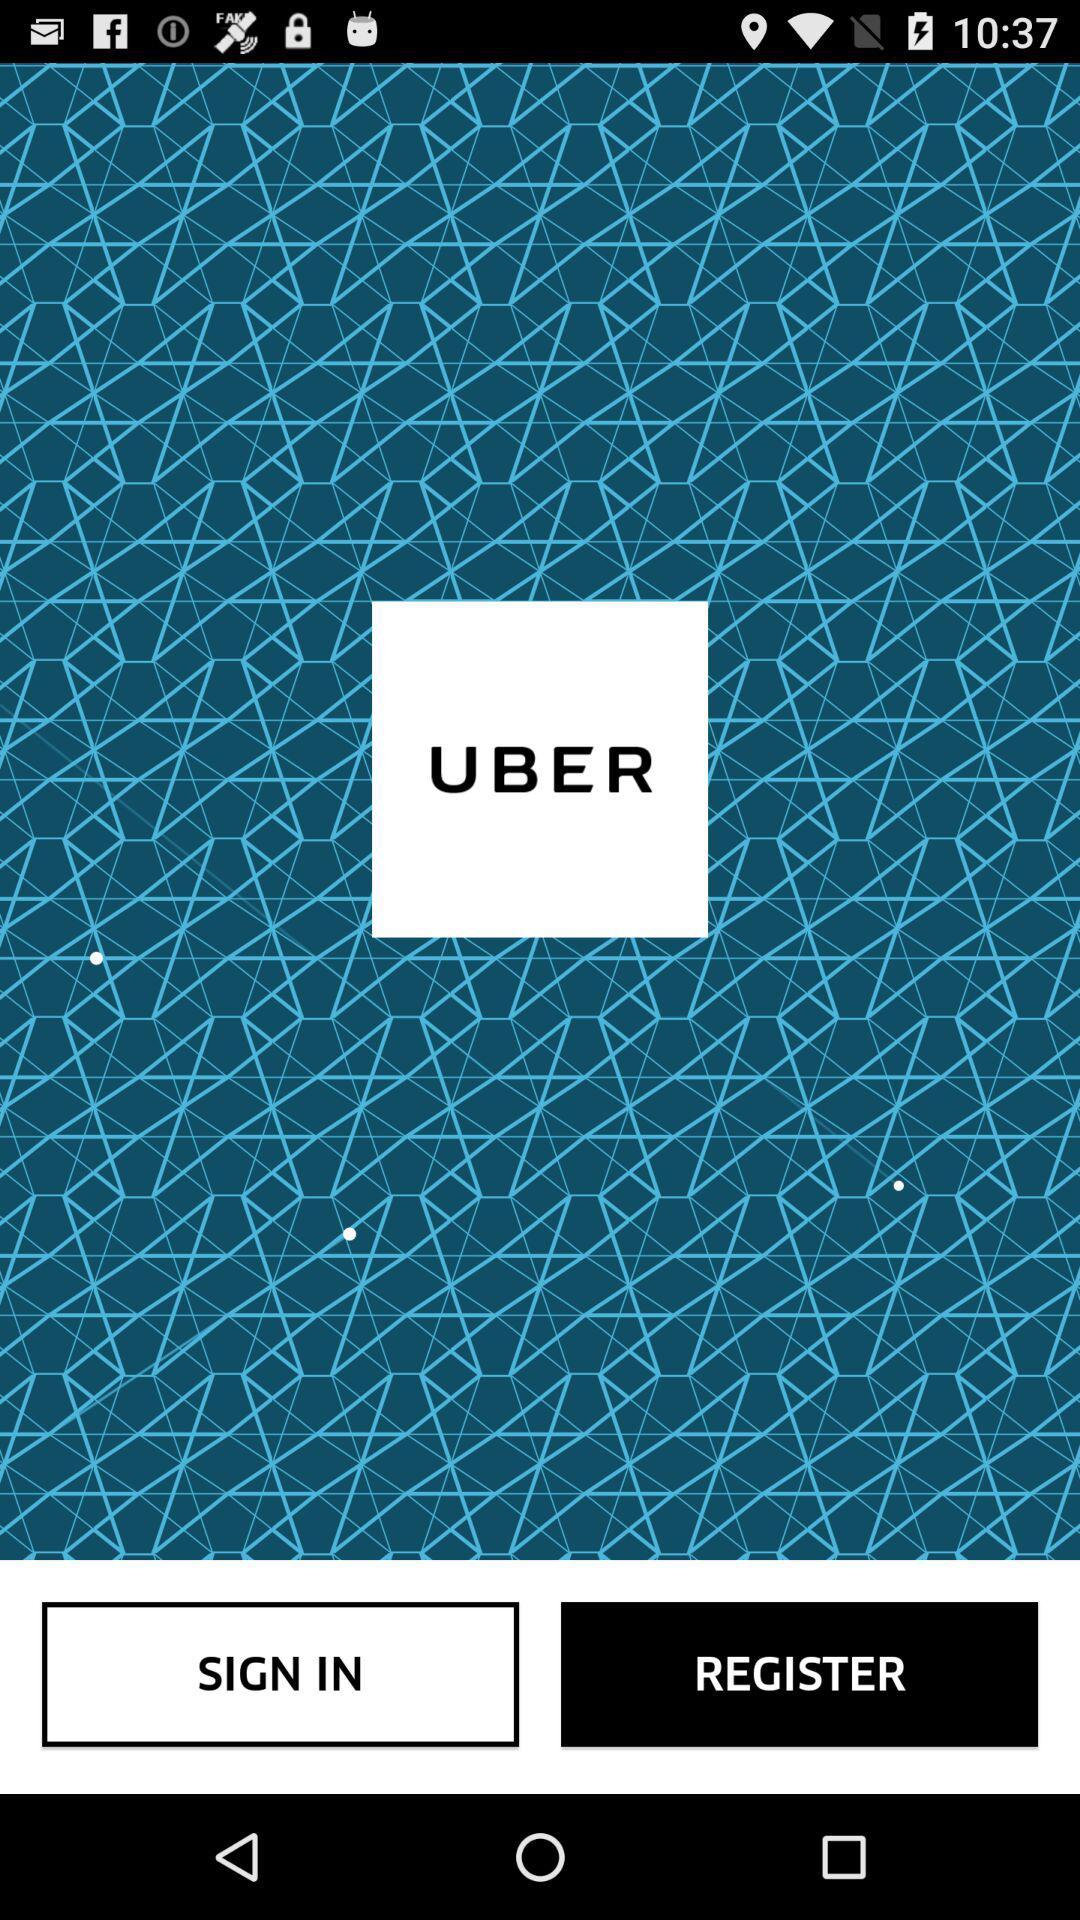 This screenshot has width=1080, height=1920. Describe the element at coordinates (798, 1674) in the screenshot. I see `the icon to the right of the sign in item` at that location.